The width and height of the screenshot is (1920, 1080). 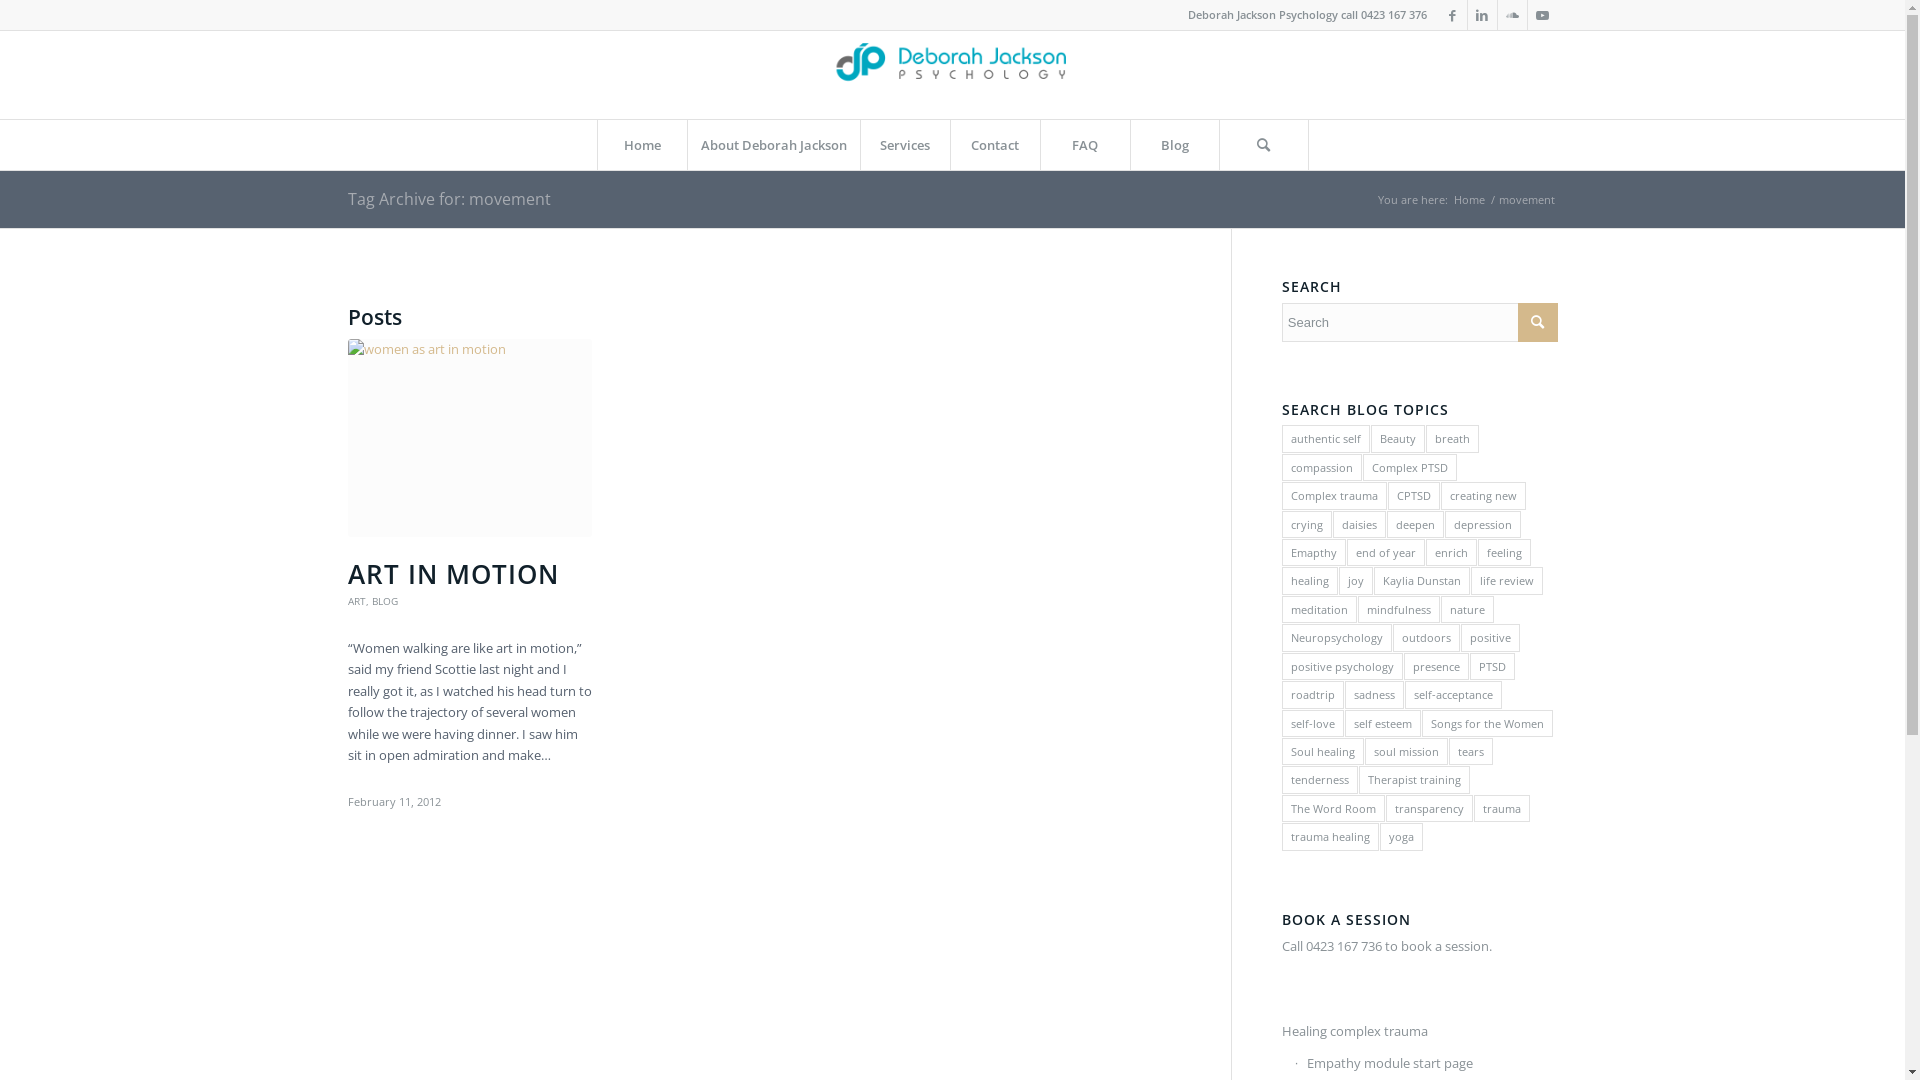 What do you see at coordinates (1470, 751) in the screenshot?
I see `'tears'` at bounding box center [1470, 751].